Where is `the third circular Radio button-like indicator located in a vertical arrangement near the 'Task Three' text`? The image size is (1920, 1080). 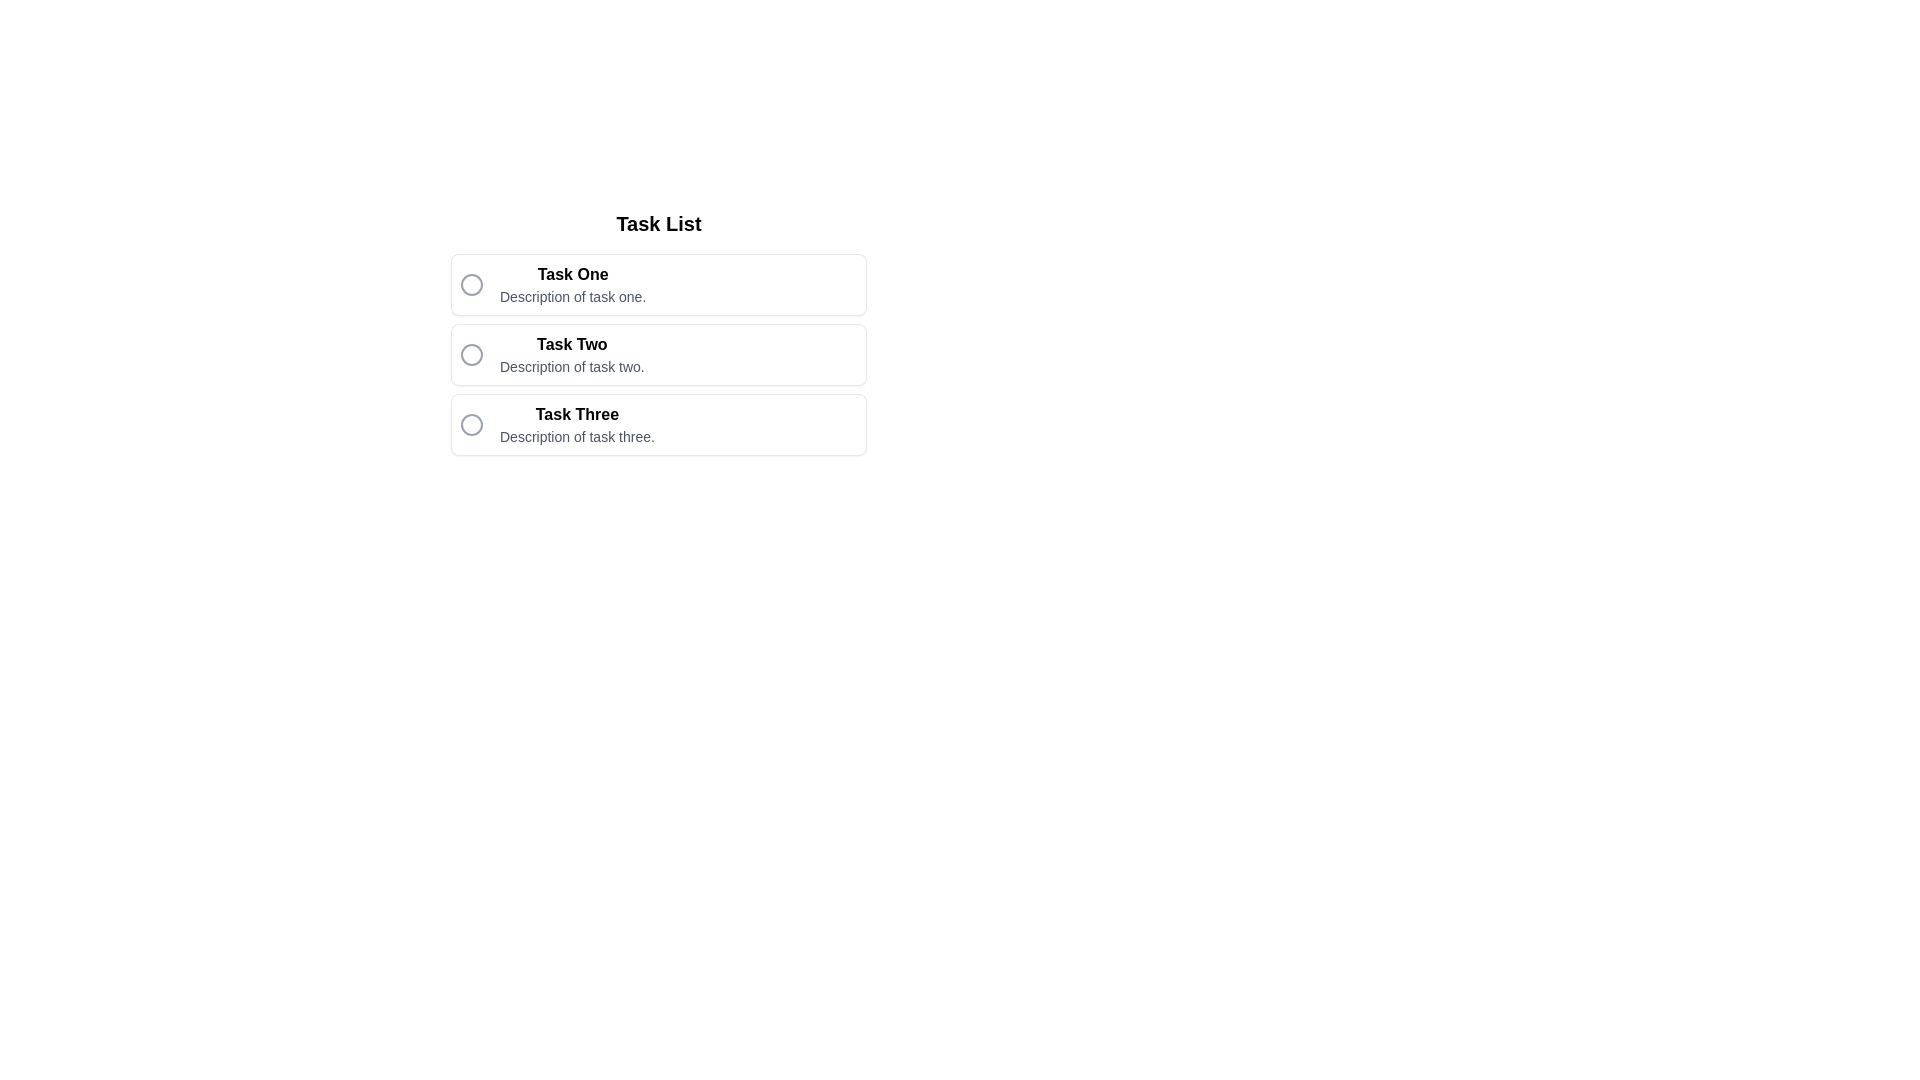
the third circular Radio button-like indicator located in a vertical arrangement near the 'Task Three' text is located at coordinates (470, 423).